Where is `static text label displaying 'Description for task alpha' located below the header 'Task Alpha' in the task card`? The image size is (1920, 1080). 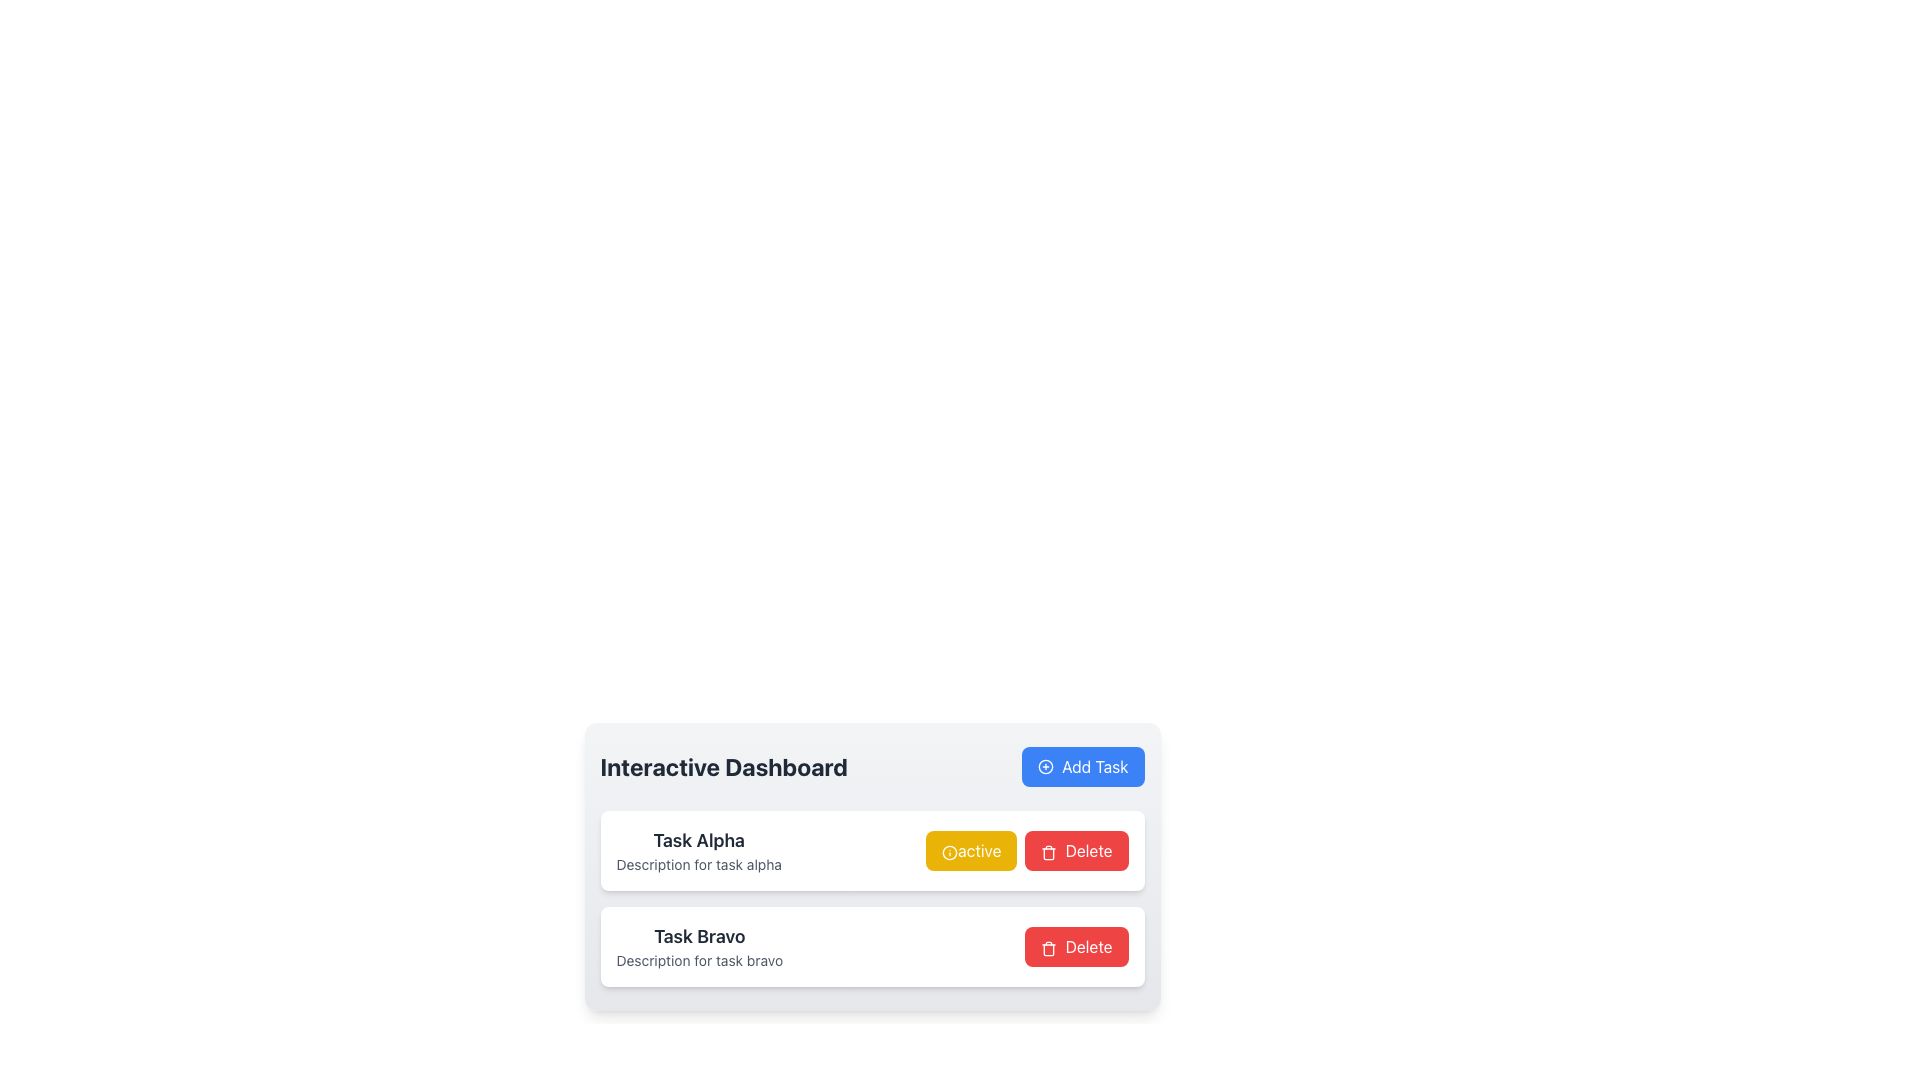 static text label displaying 'Description for task alpha' located below the header 'Task Alpha' in the task card is located at coordinates (699, 863).